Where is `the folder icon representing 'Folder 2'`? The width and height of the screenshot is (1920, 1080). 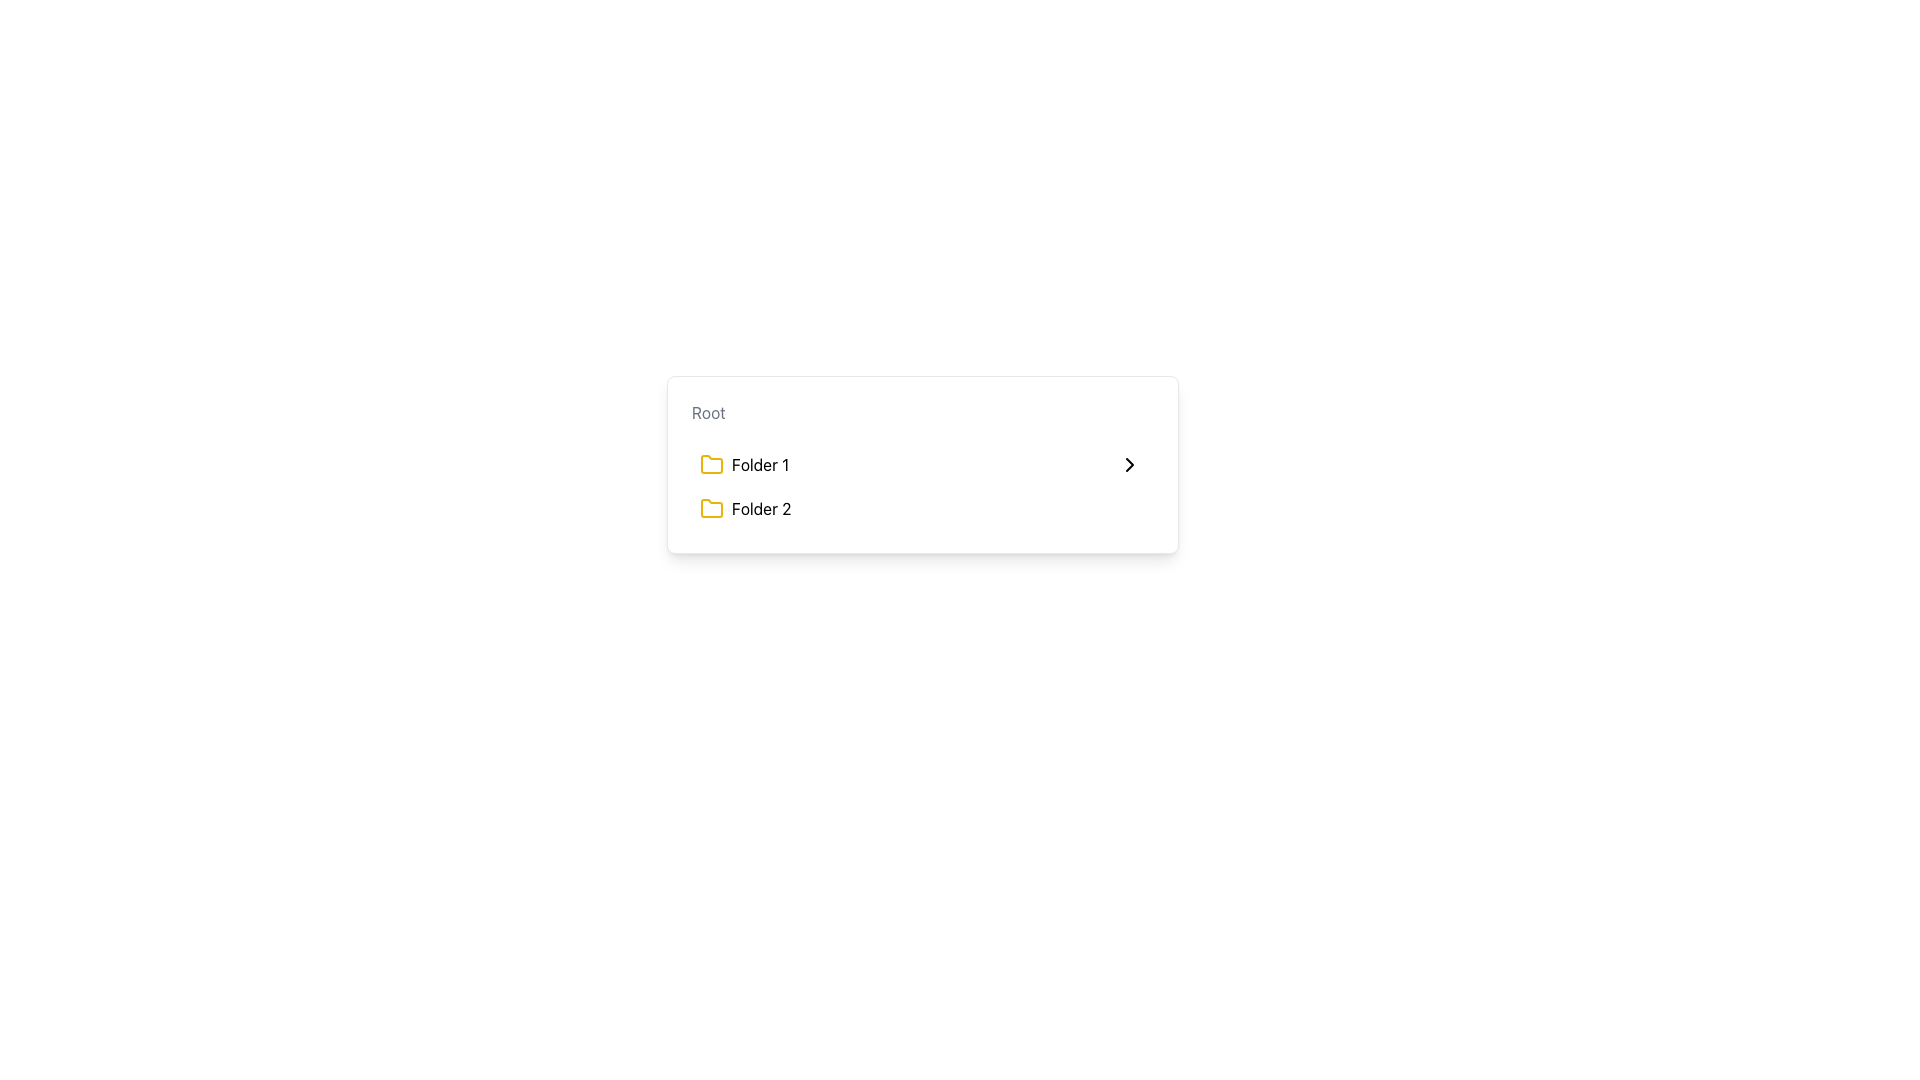
the folder icon representing 'Folder 2' is located at coordinates (711, 508).